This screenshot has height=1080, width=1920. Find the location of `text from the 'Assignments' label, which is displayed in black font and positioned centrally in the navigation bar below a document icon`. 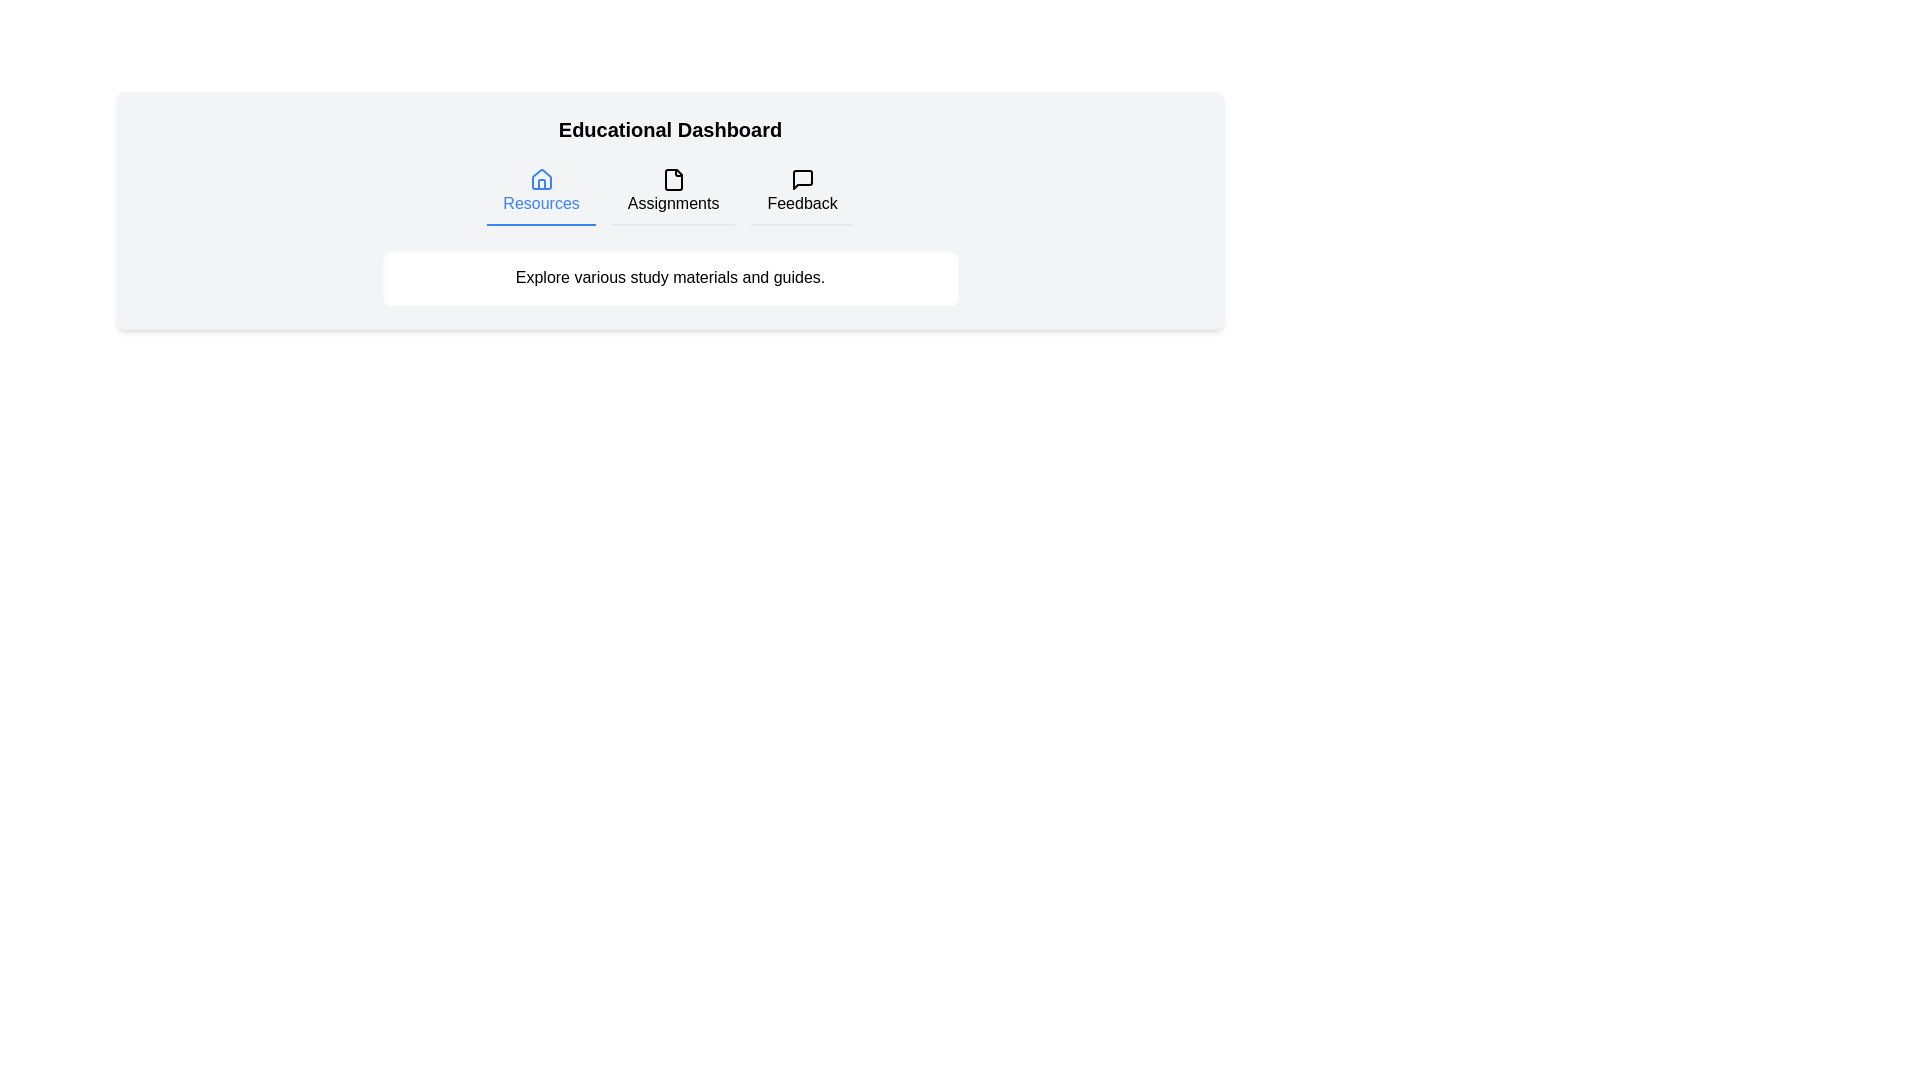

text from the 'Assignments' label, which is displayed in black font and positioned centrally in the navigation bar below a document icon is located at coordinates (673, 204).